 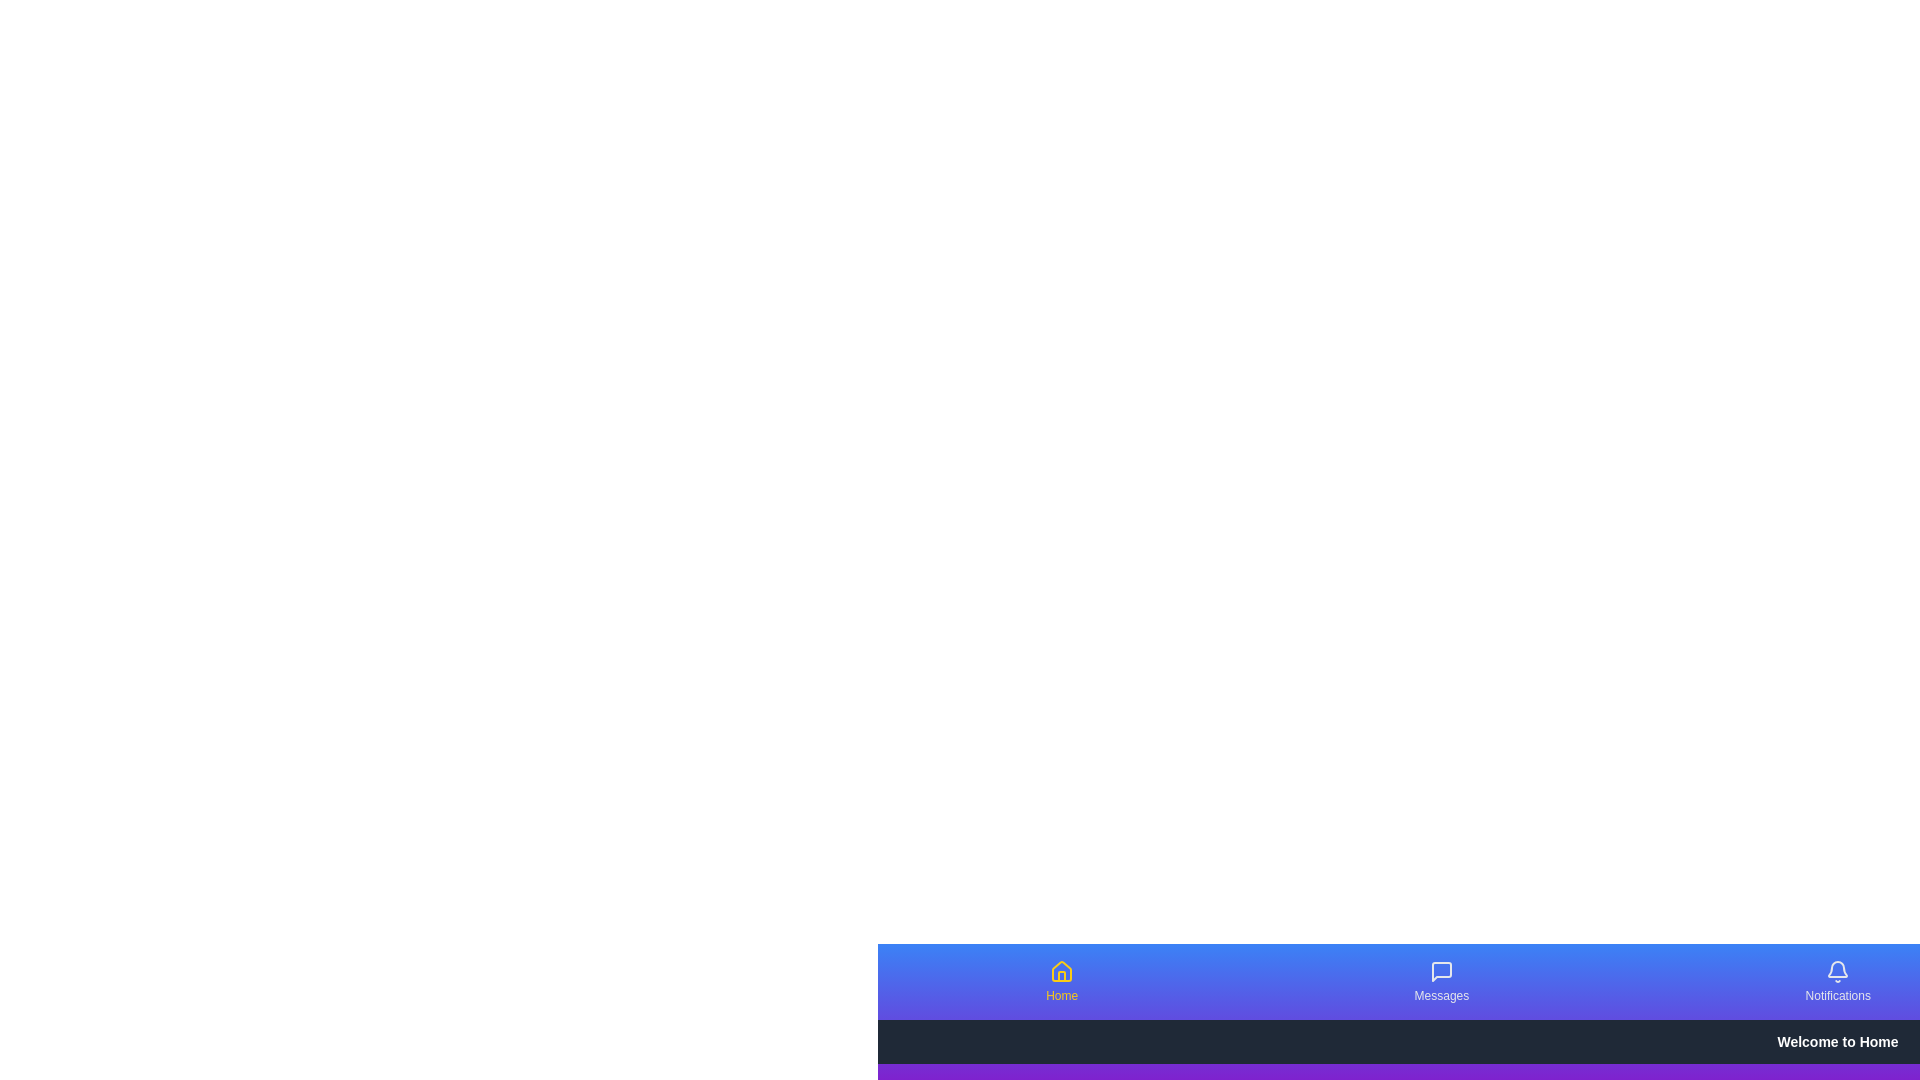 What do you see at coordinates (1440, 971) in the screenshot?
I see `the tab icon labeled Messages` at bounding box center [1440, 971].